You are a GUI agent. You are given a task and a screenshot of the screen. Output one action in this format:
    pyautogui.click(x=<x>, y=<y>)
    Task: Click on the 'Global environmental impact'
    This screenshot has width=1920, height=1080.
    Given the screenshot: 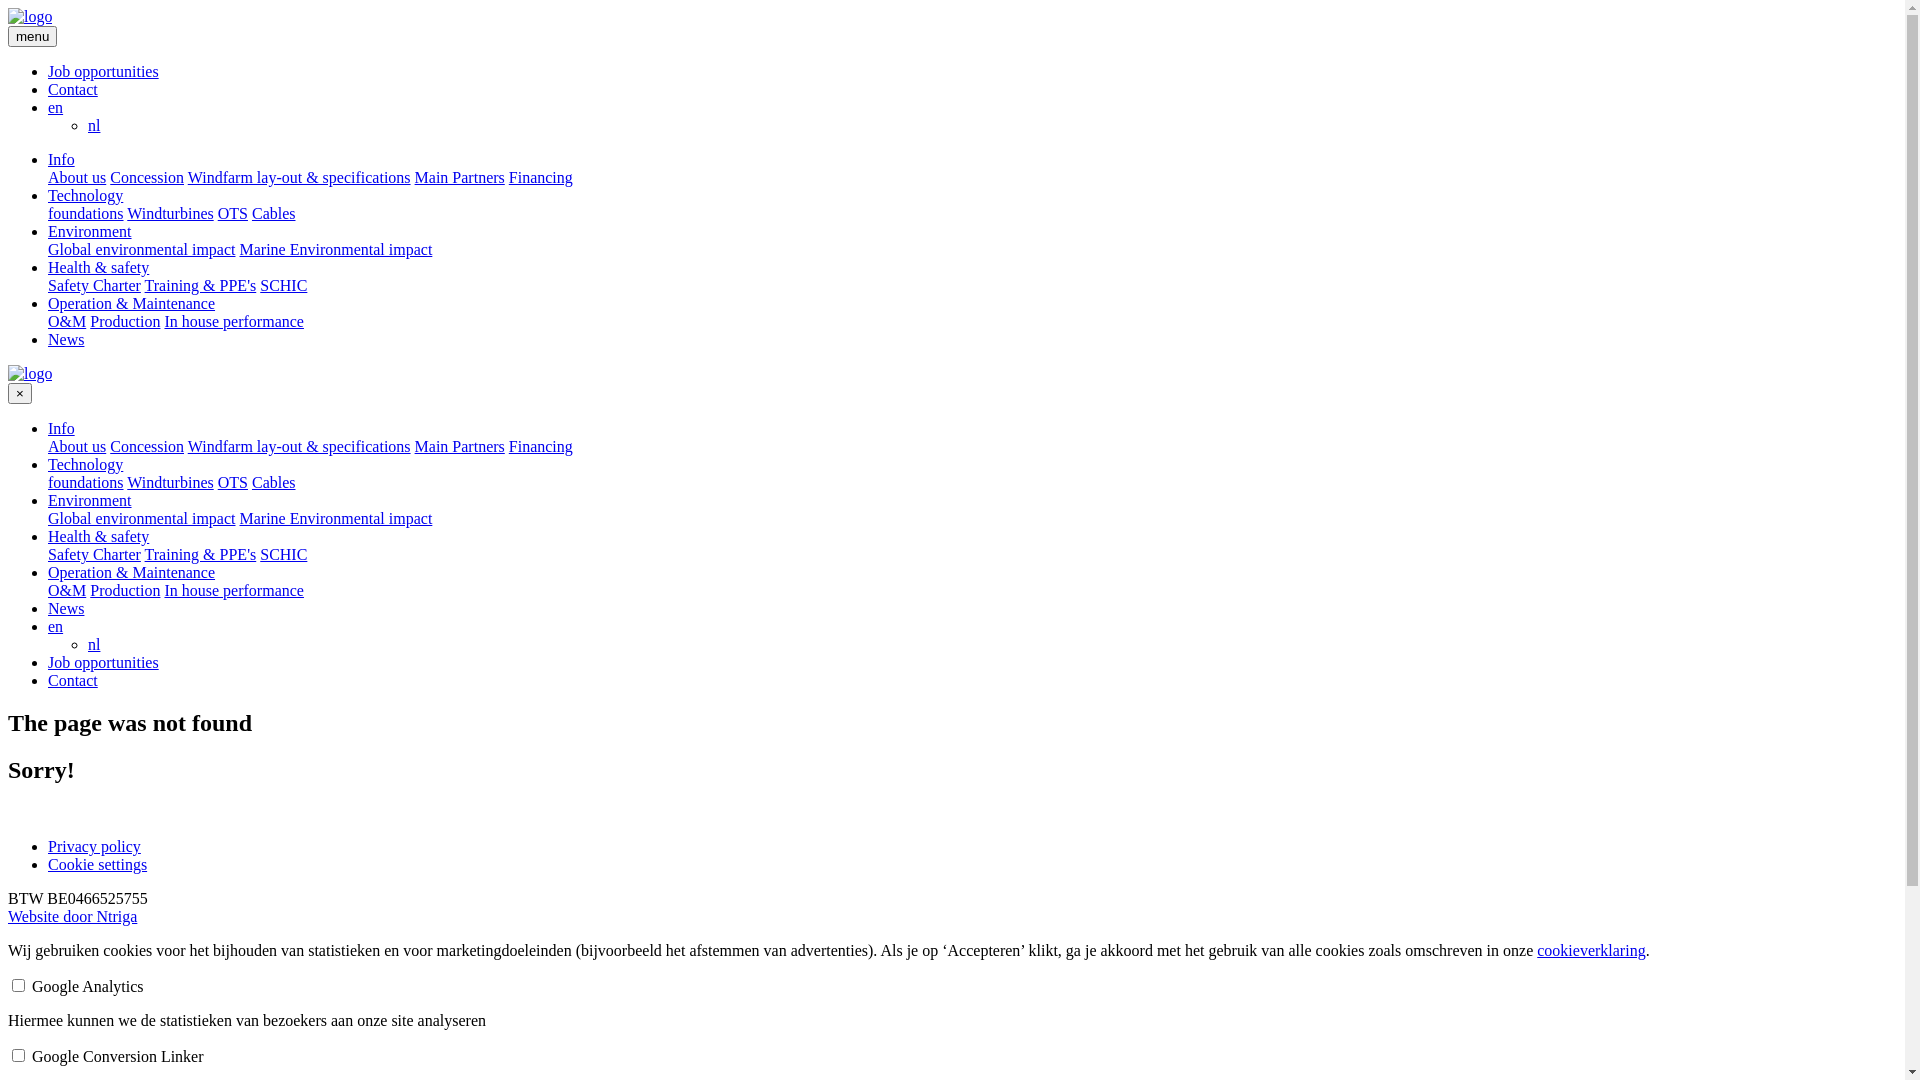 What is the action you would take?
    pyautogui.click(x=141, y=517)
    